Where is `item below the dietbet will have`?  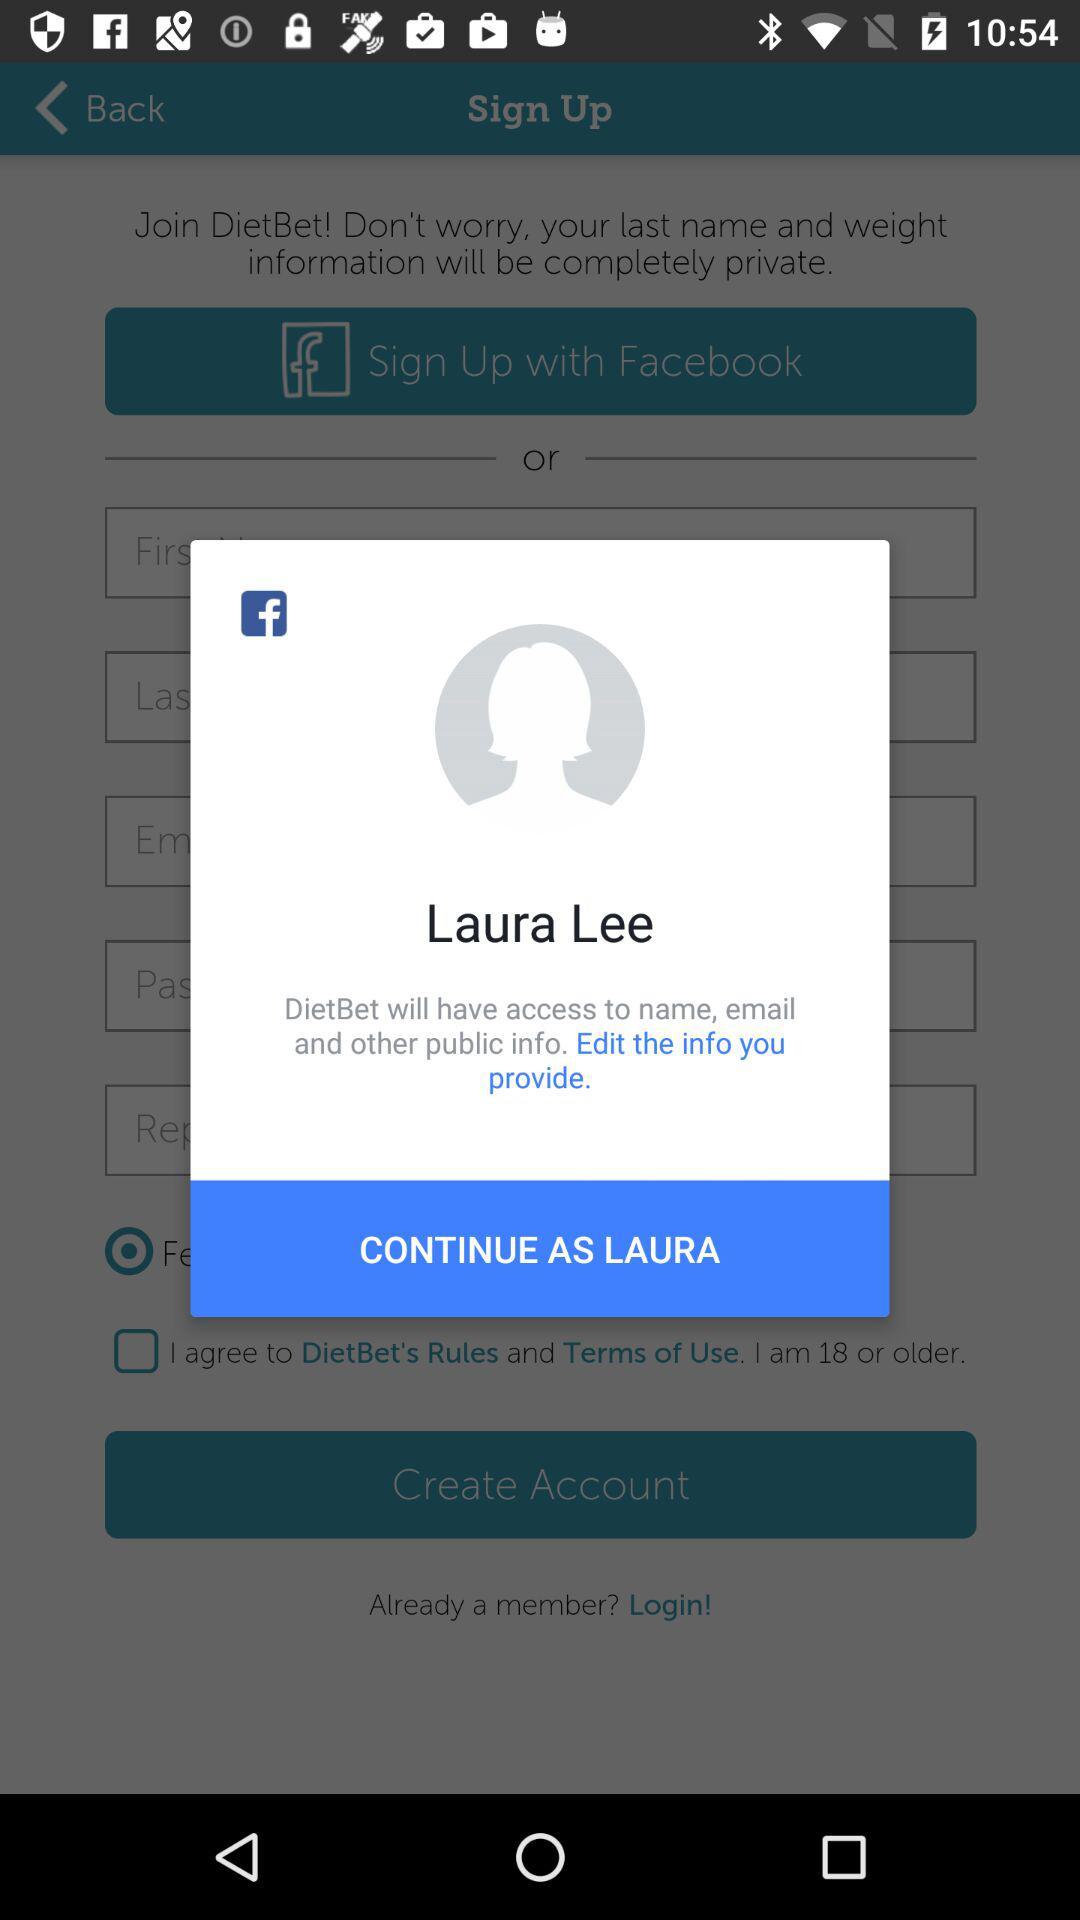 item below the dietbet will have is located at coordinates (540, 1247).